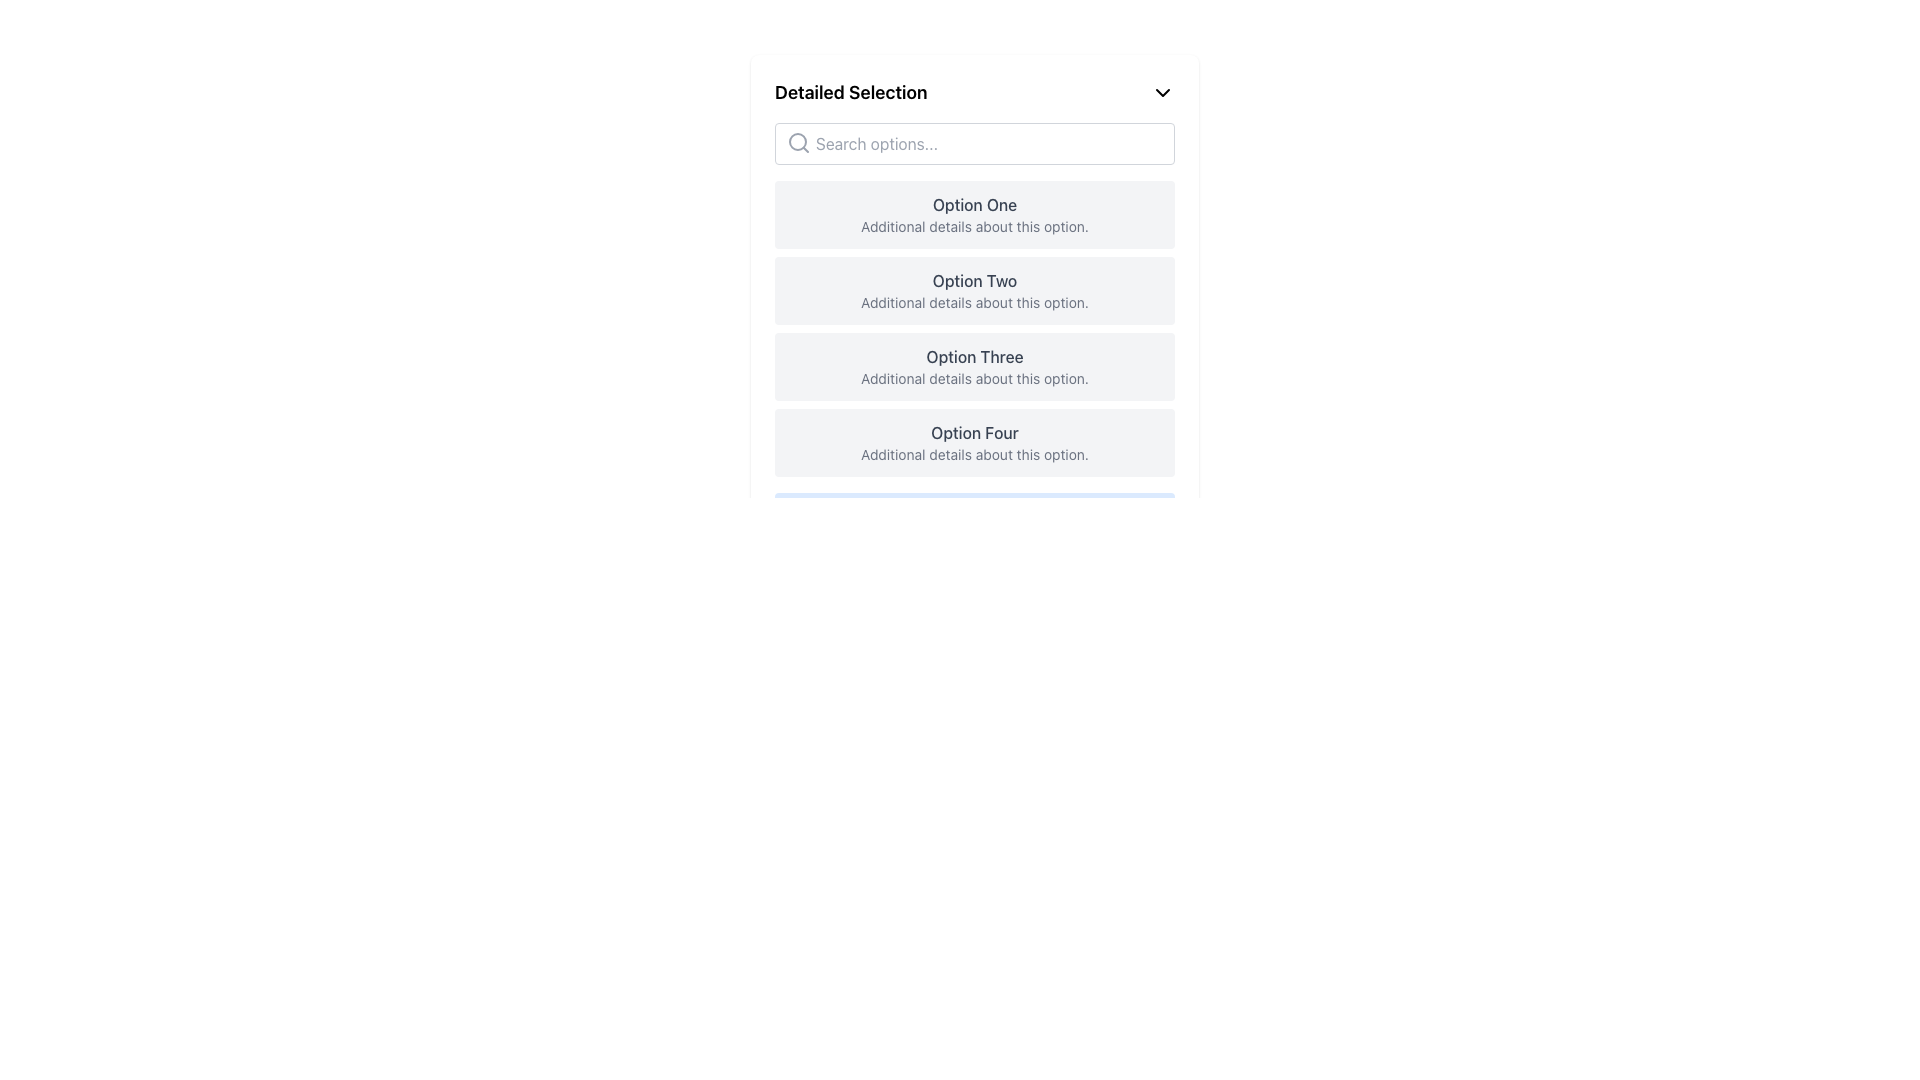  I want to click on the first selectable list item located immediately below the search bar to make a selection, so click(974, 215).